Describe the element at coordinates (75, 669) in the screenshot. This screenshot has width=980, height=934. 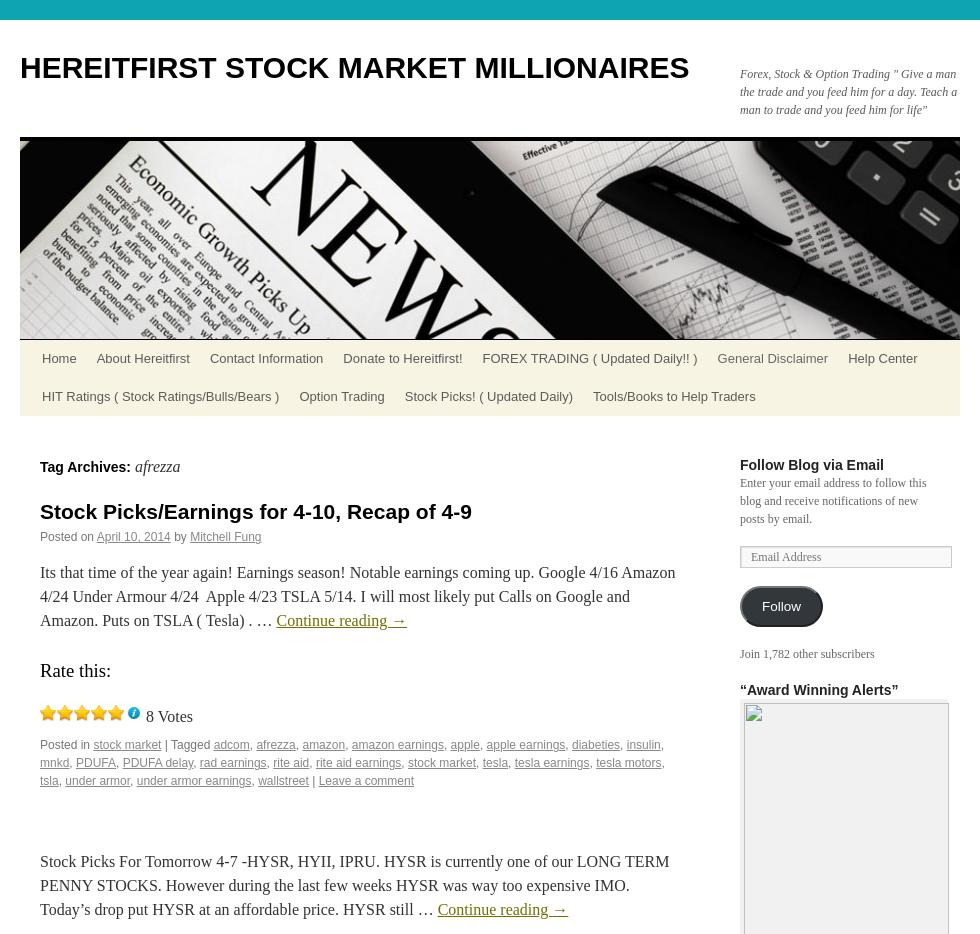
I see `'Rate this:'` at that location.